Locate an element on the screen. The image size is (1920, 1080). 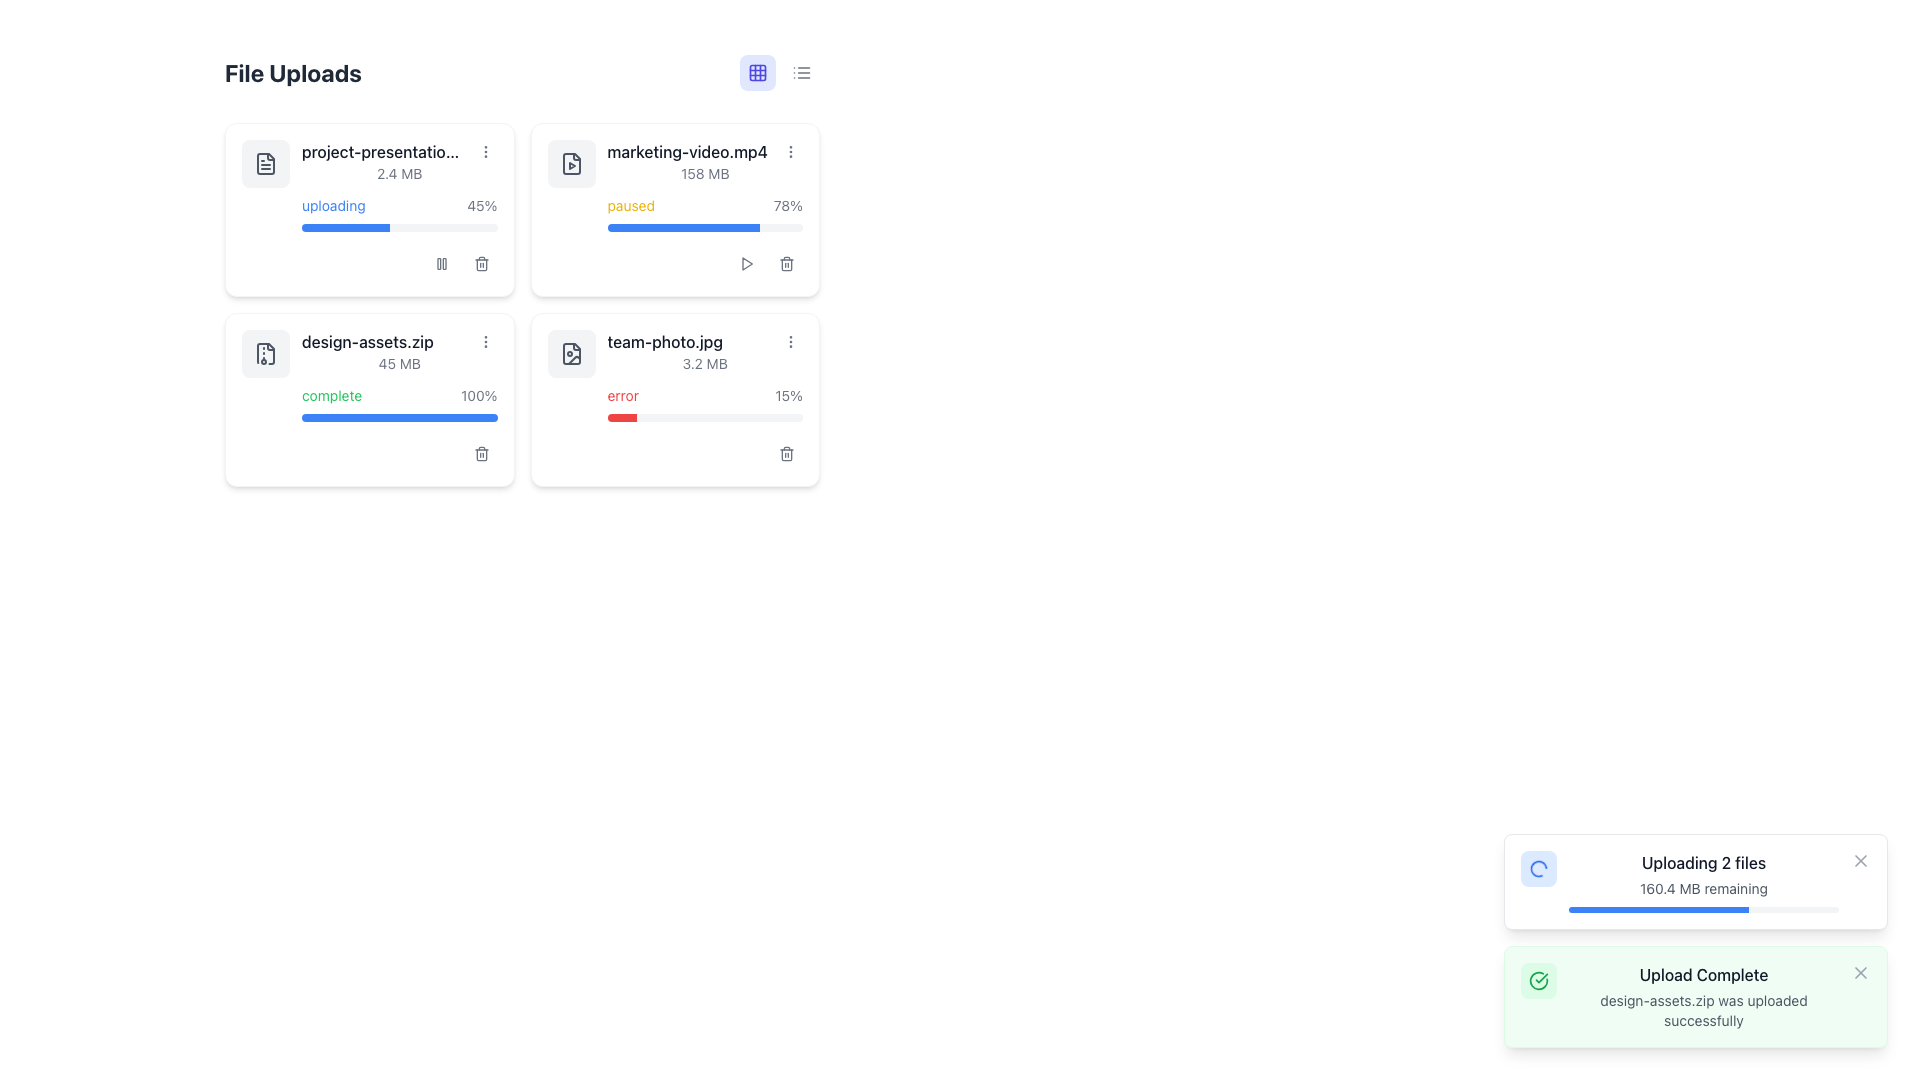
the Text Display showing '15%' located in the lower right quadrant of the card labeled 'team-photo.jpg' to assess the error details is located at coordinates (788, 396).